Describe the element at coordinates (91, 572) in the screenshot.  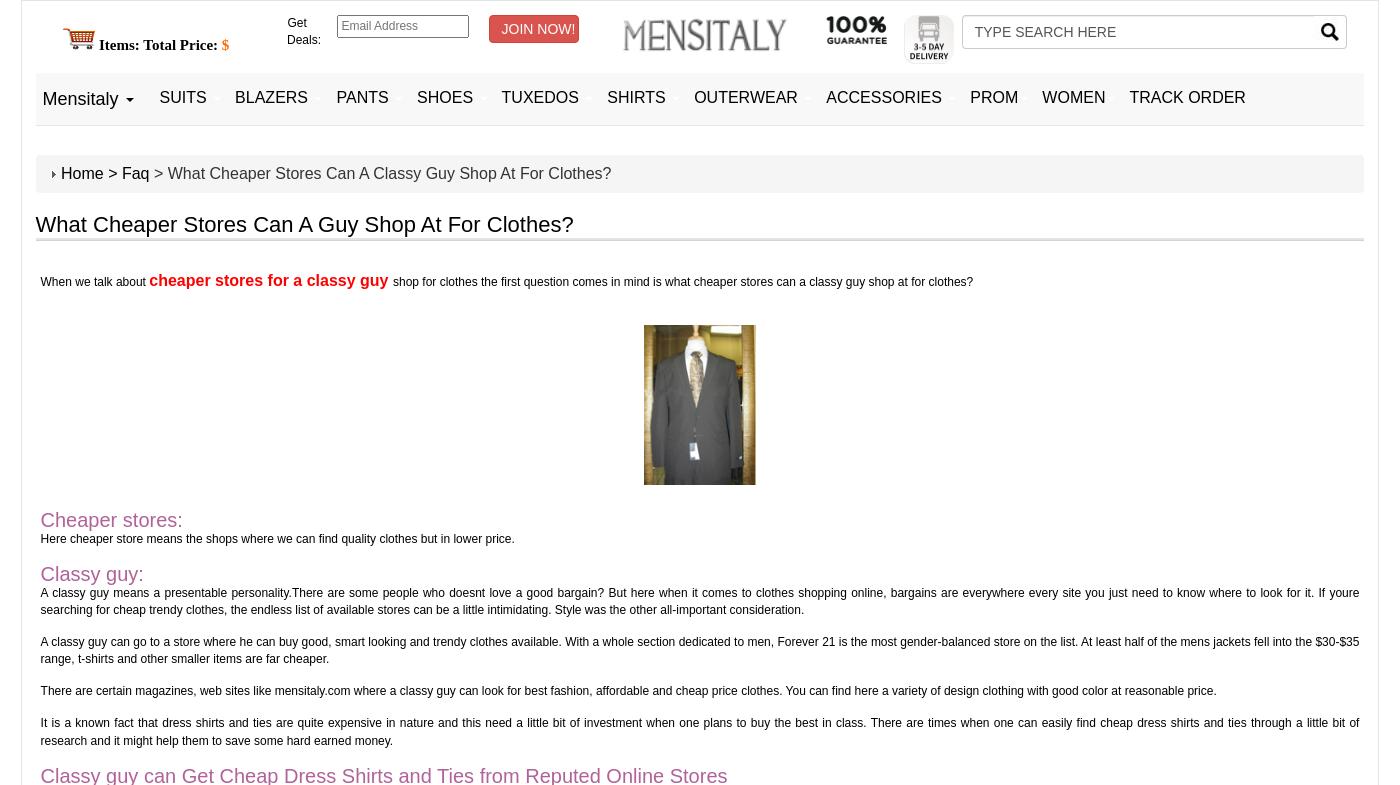
I see `'Classy guy:'` at that location.